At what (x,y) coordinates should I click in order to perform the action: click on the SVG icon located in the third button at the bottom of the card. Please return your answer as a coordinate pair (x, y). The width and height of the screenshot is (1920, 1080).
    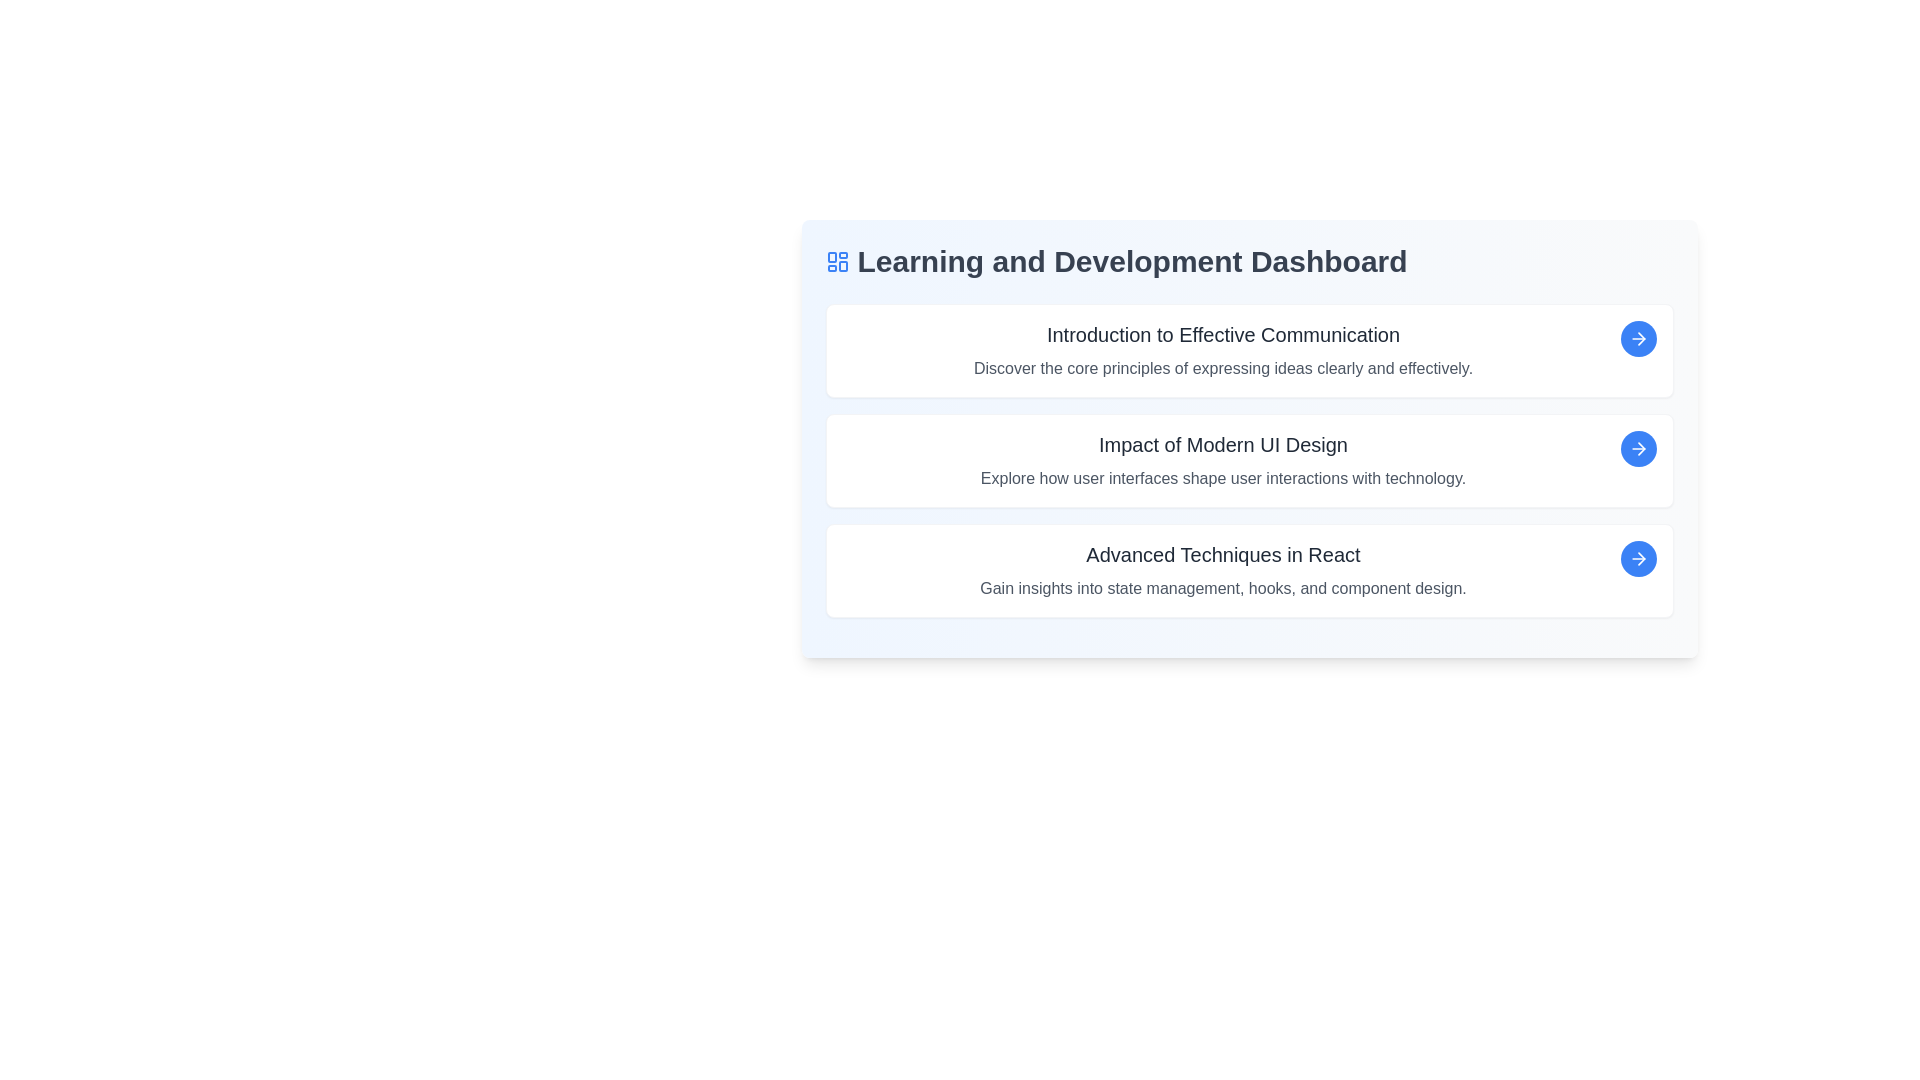
    Looking at the image, I should click on (1638, 559).